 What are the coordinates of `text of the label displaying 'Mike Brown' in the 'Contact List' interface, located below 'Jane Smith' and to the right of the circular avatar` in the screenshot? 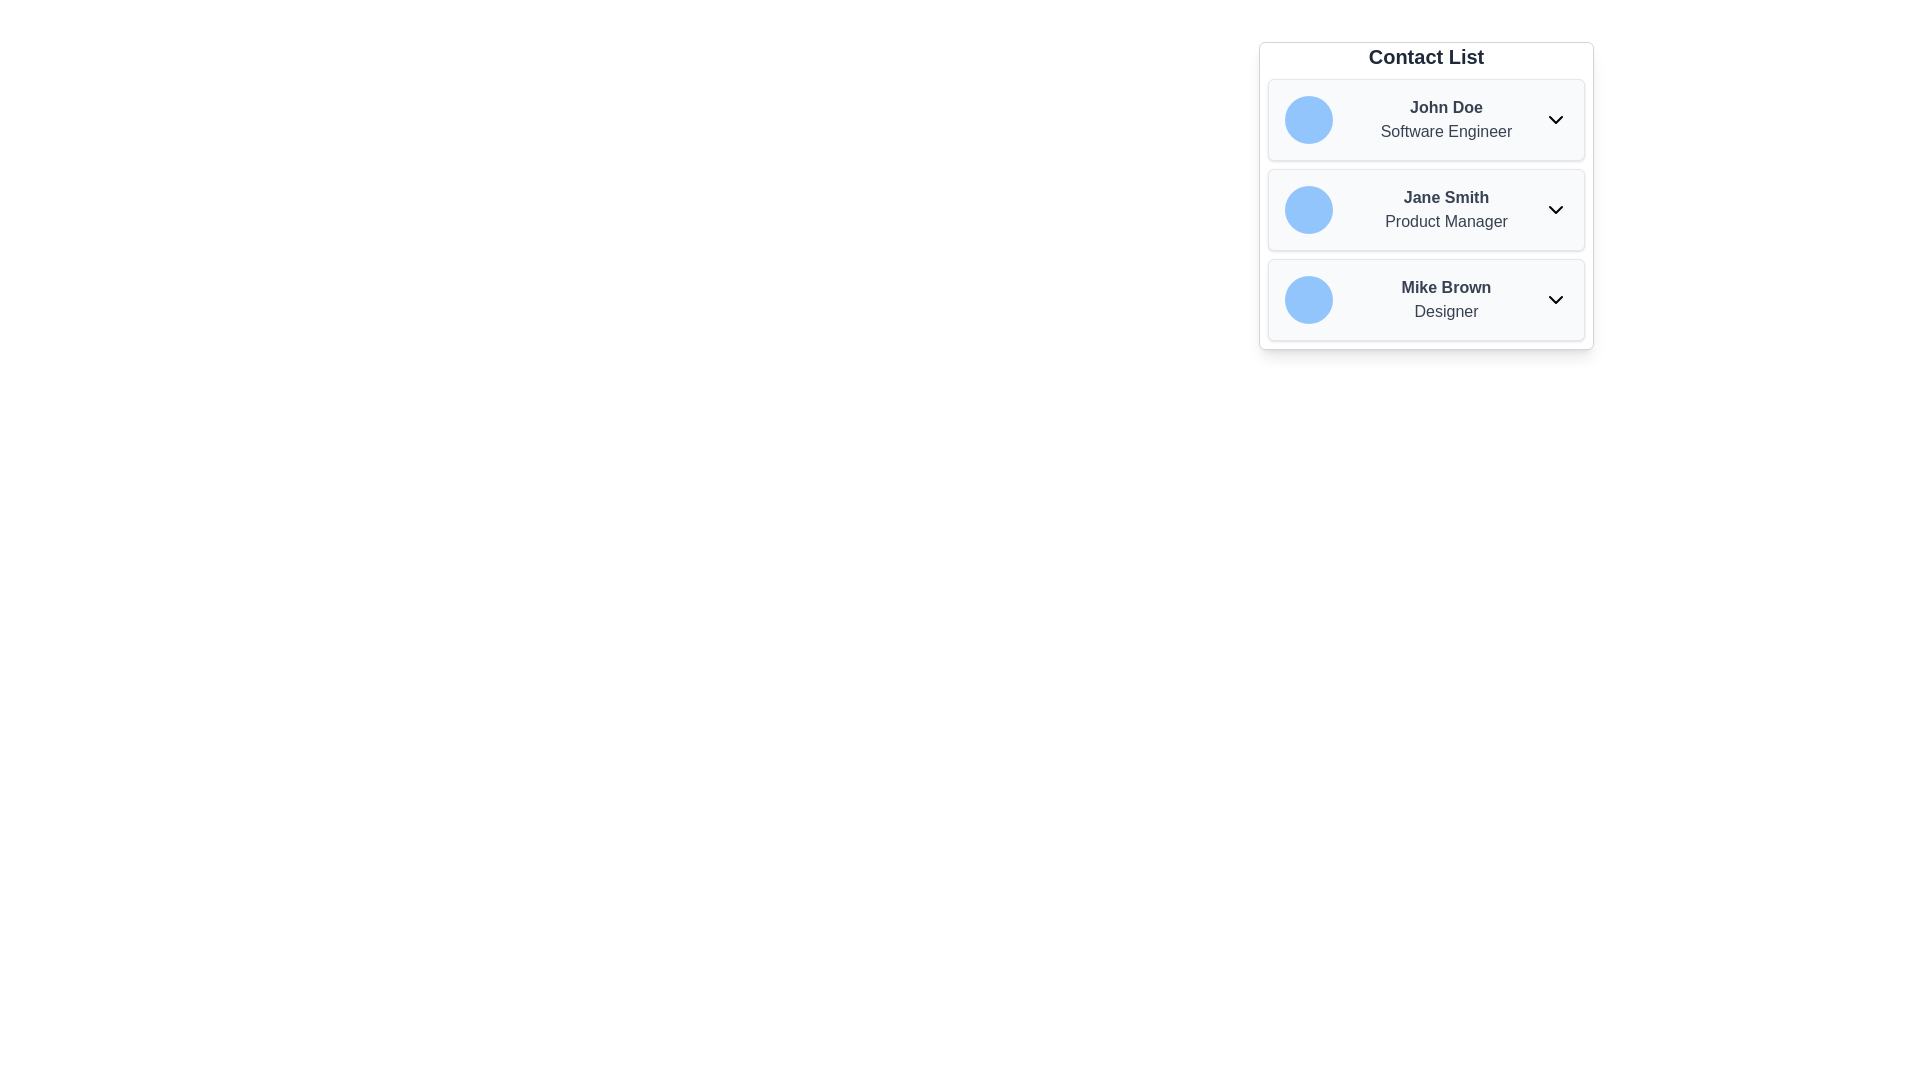 It's located at (1446, 288).